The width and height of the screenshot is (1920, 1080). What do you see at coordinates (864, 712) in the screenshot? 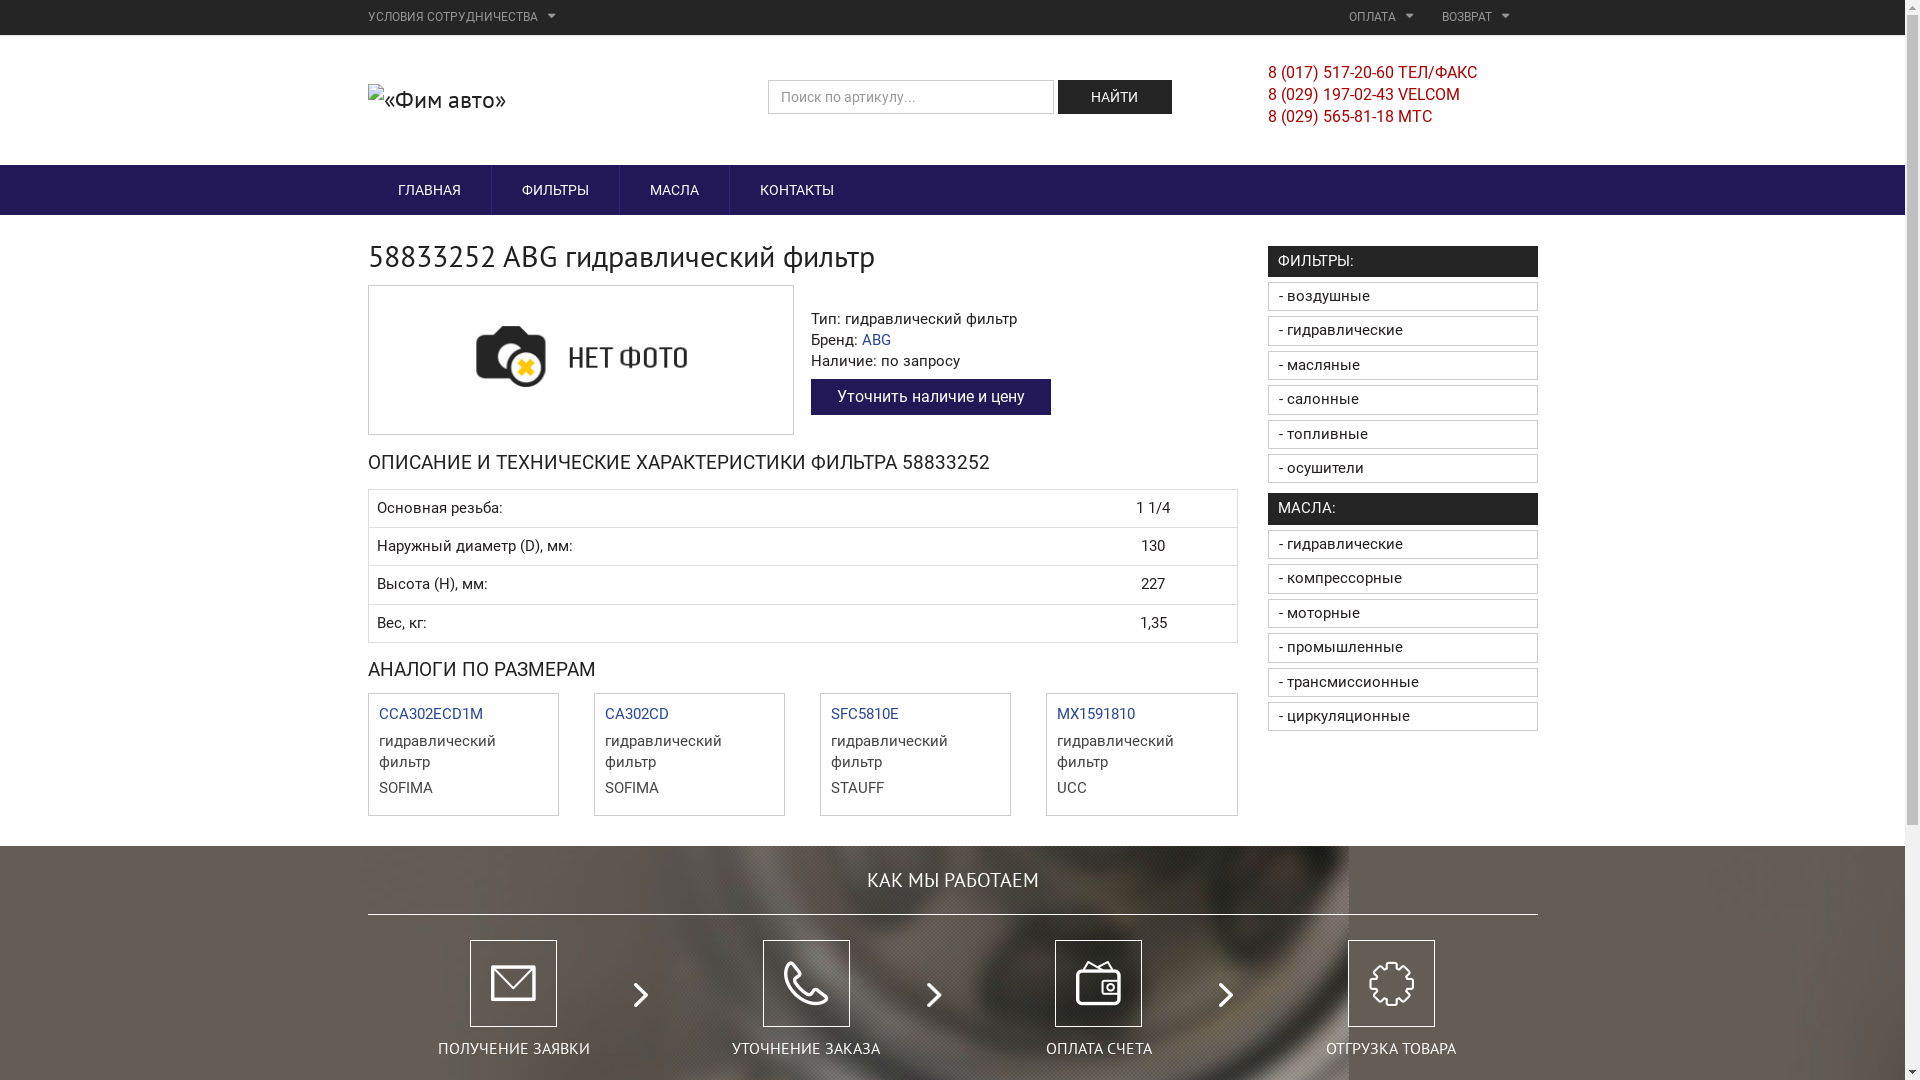
I see `'SFC5810E'` at bounding box center [864, 712].